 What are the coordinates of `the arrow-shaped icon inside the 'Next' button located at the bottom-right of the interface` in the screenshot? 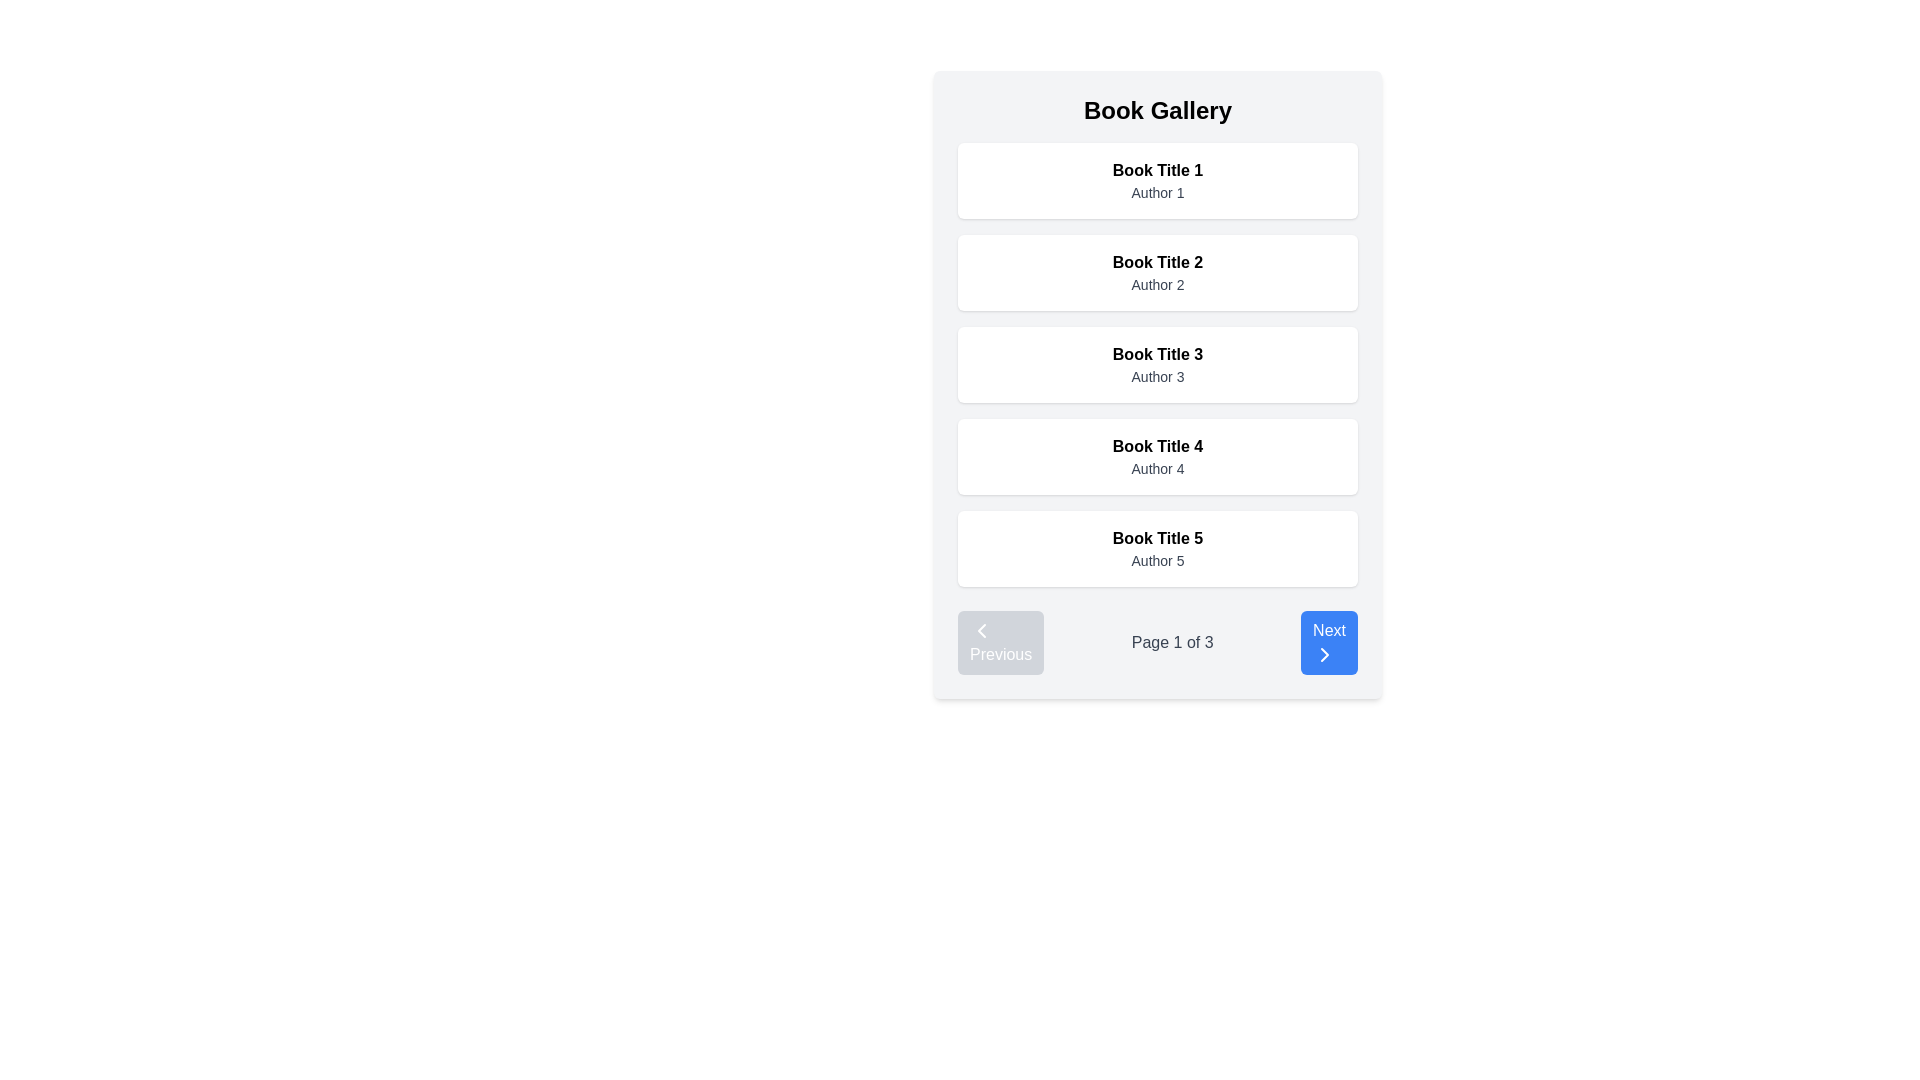 It's located at (1324, 655).